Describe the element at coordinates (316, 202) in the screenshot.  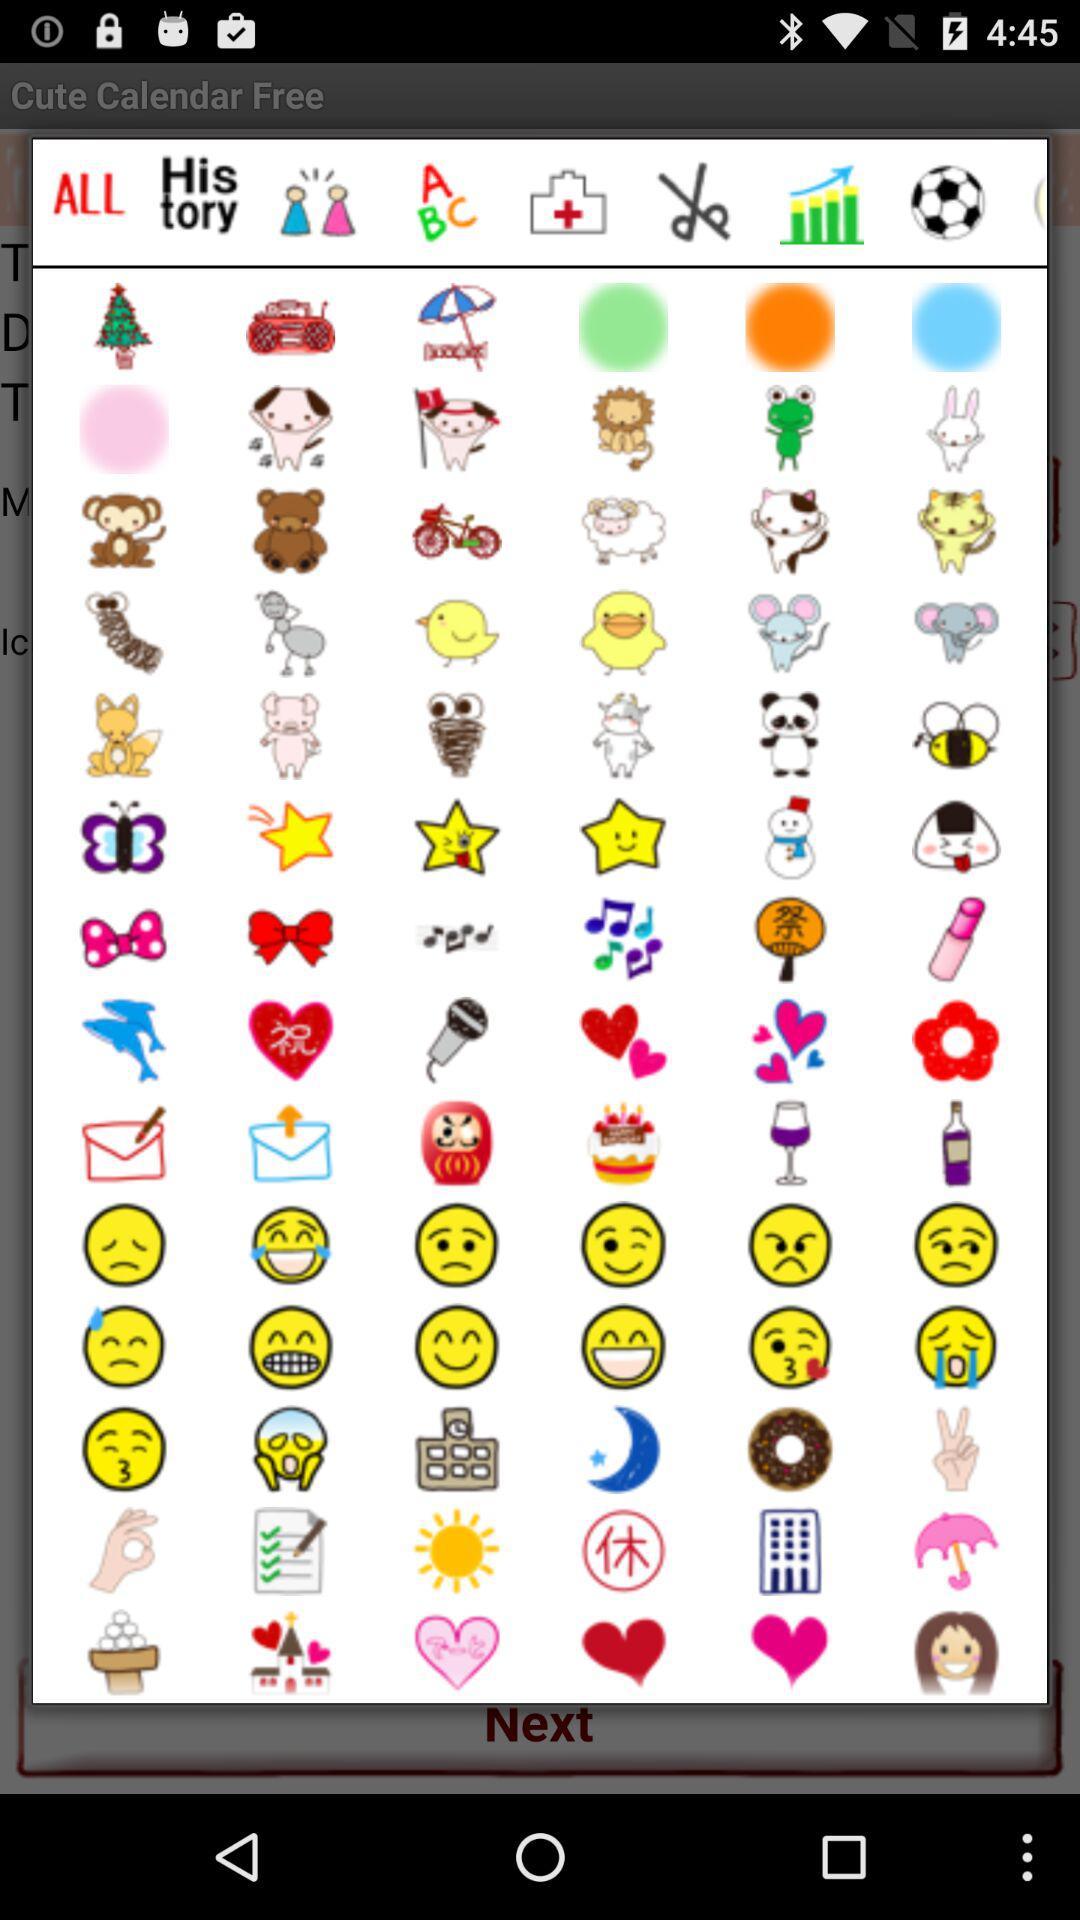
I see `people emoji` at that location.